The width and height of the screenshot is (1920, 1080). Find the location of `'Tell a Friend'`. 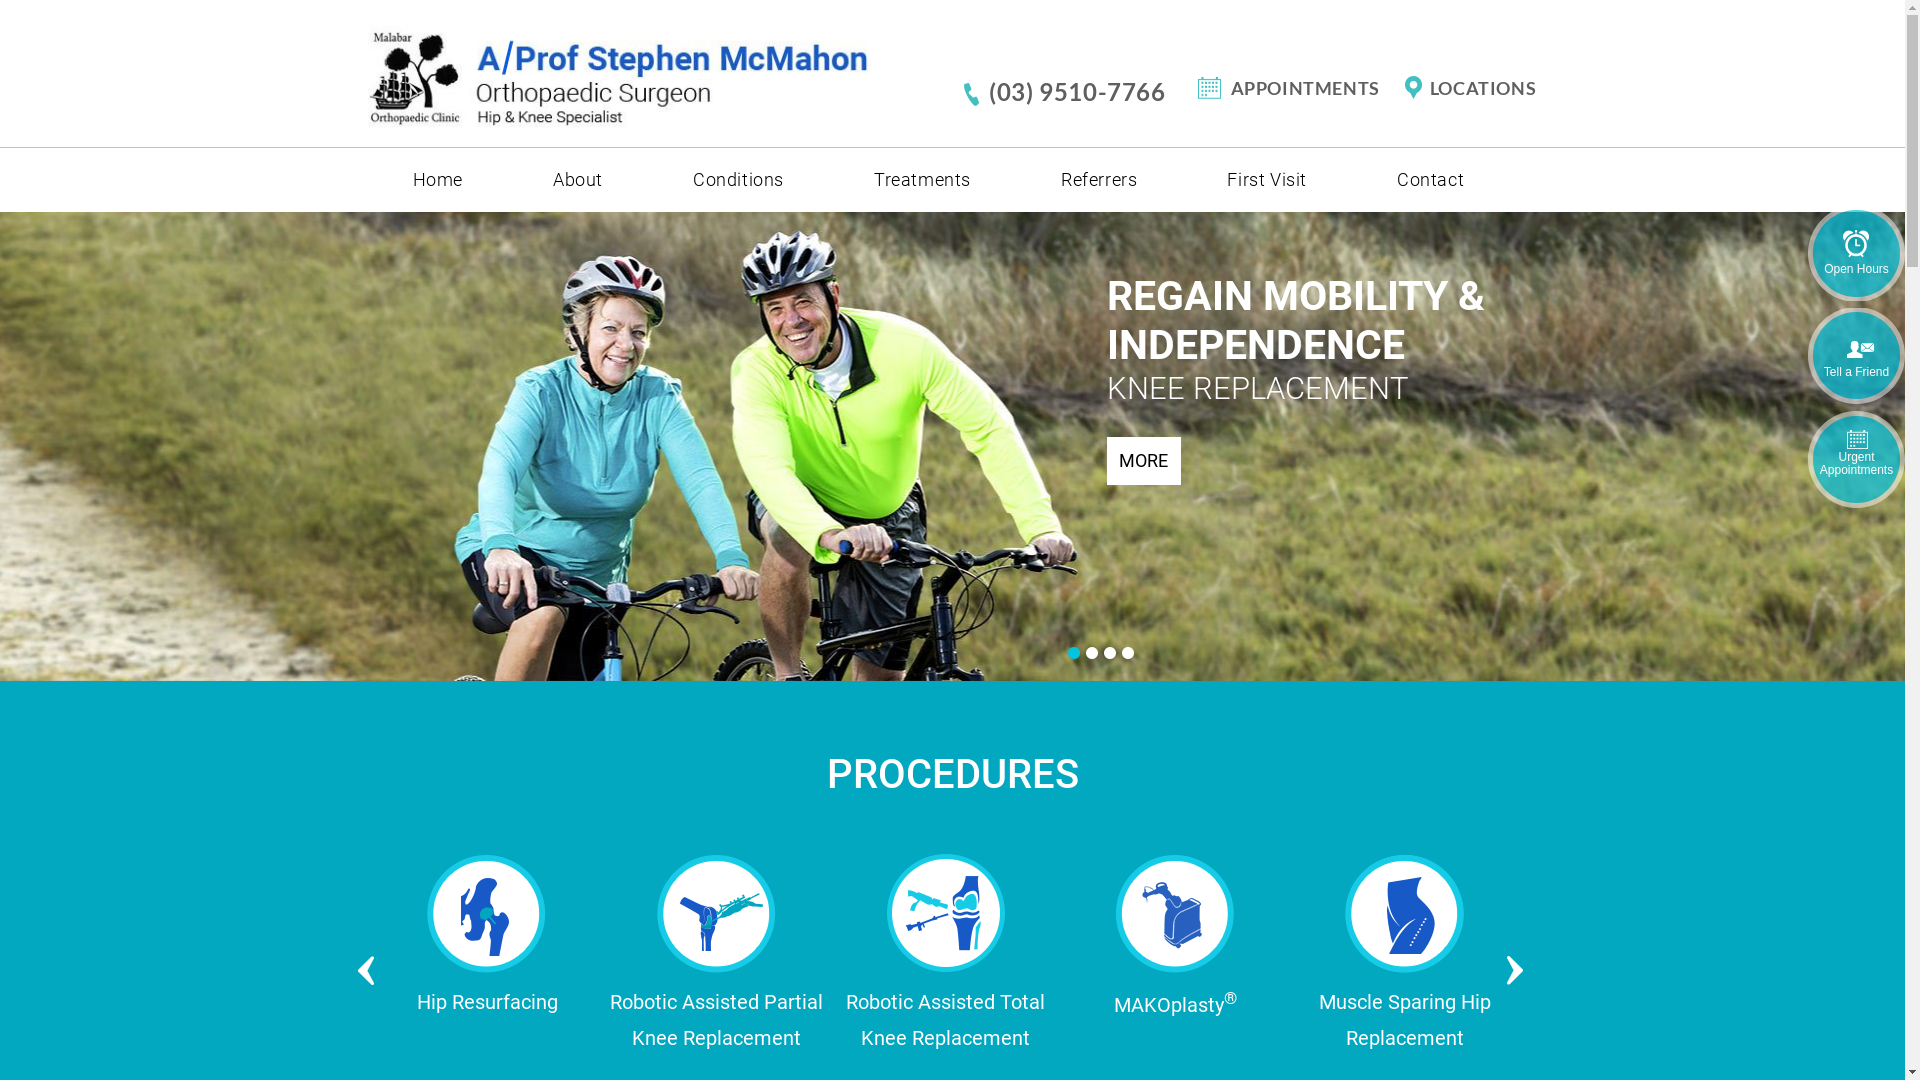

'Tell a Friend' is located at coordinates (1855, 356).